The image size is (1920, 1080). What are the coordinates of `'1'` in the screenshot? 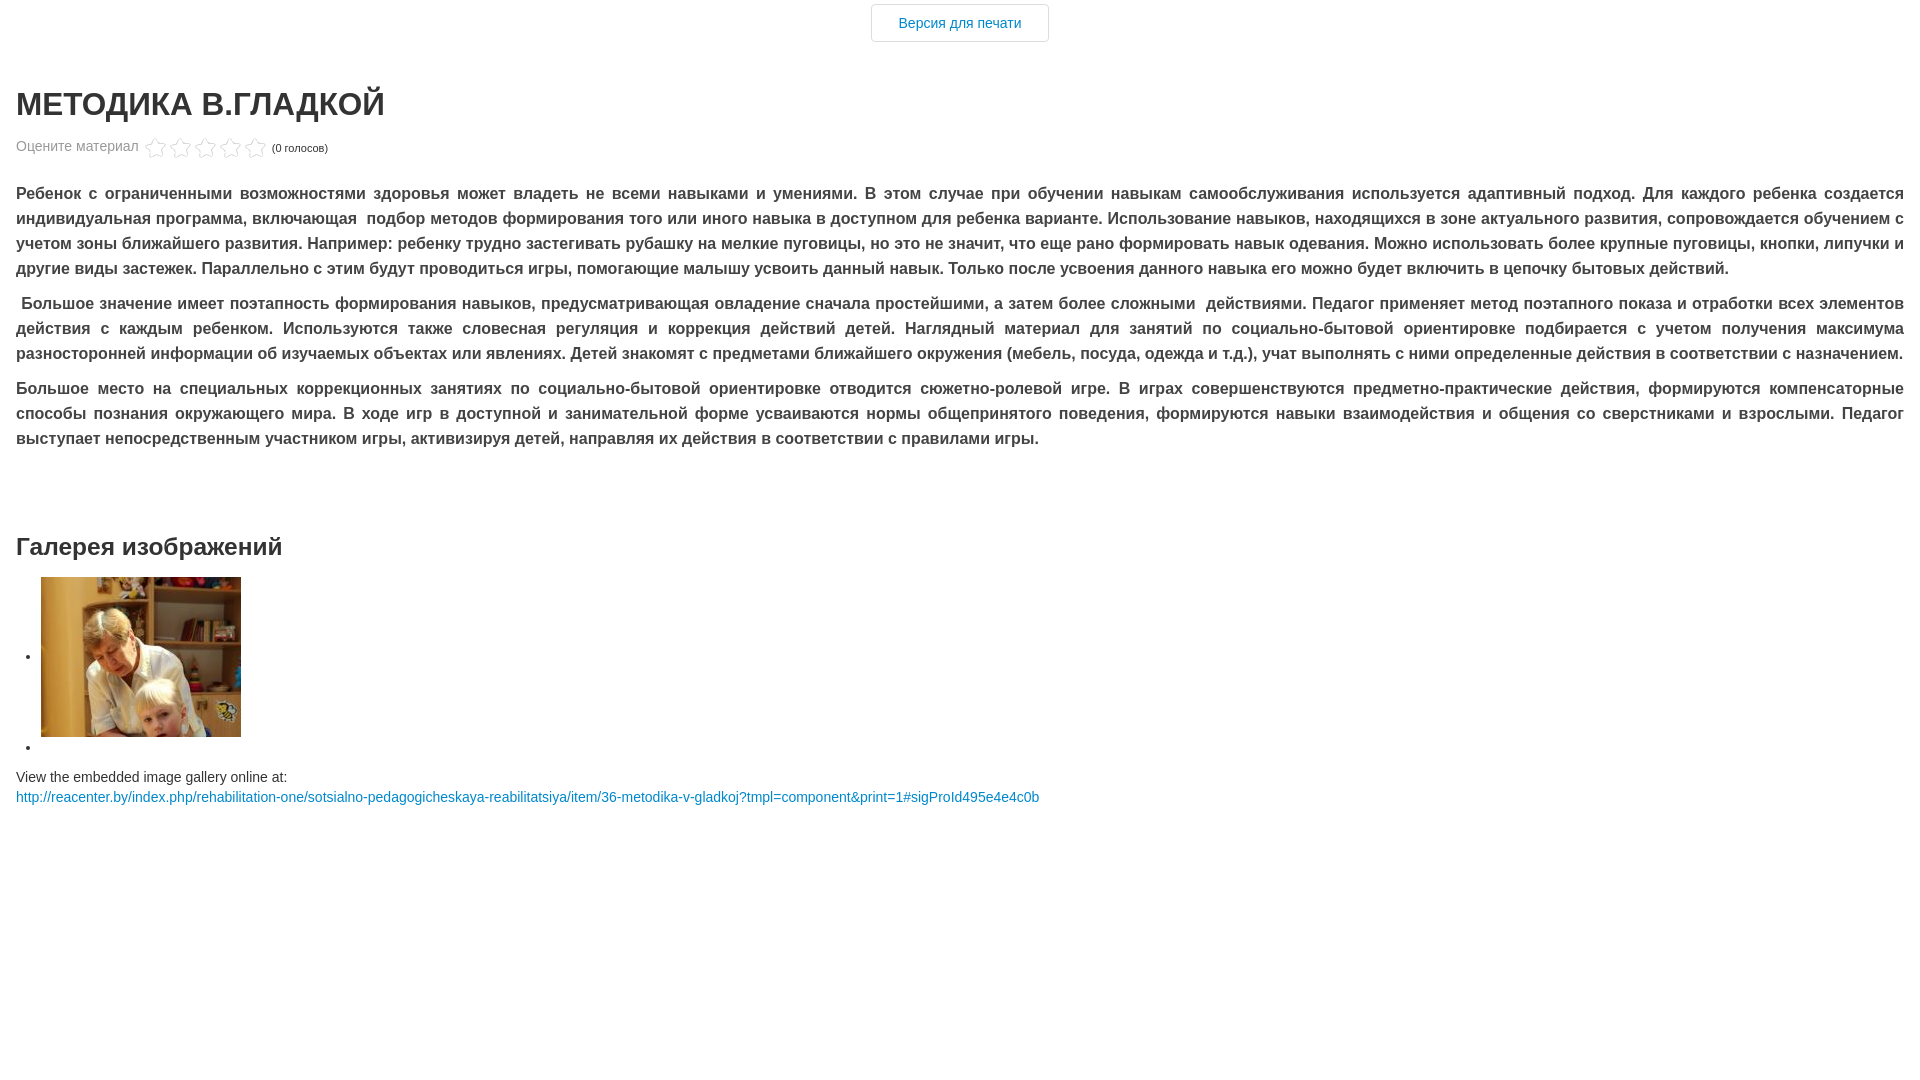 It's located at (154, 147).